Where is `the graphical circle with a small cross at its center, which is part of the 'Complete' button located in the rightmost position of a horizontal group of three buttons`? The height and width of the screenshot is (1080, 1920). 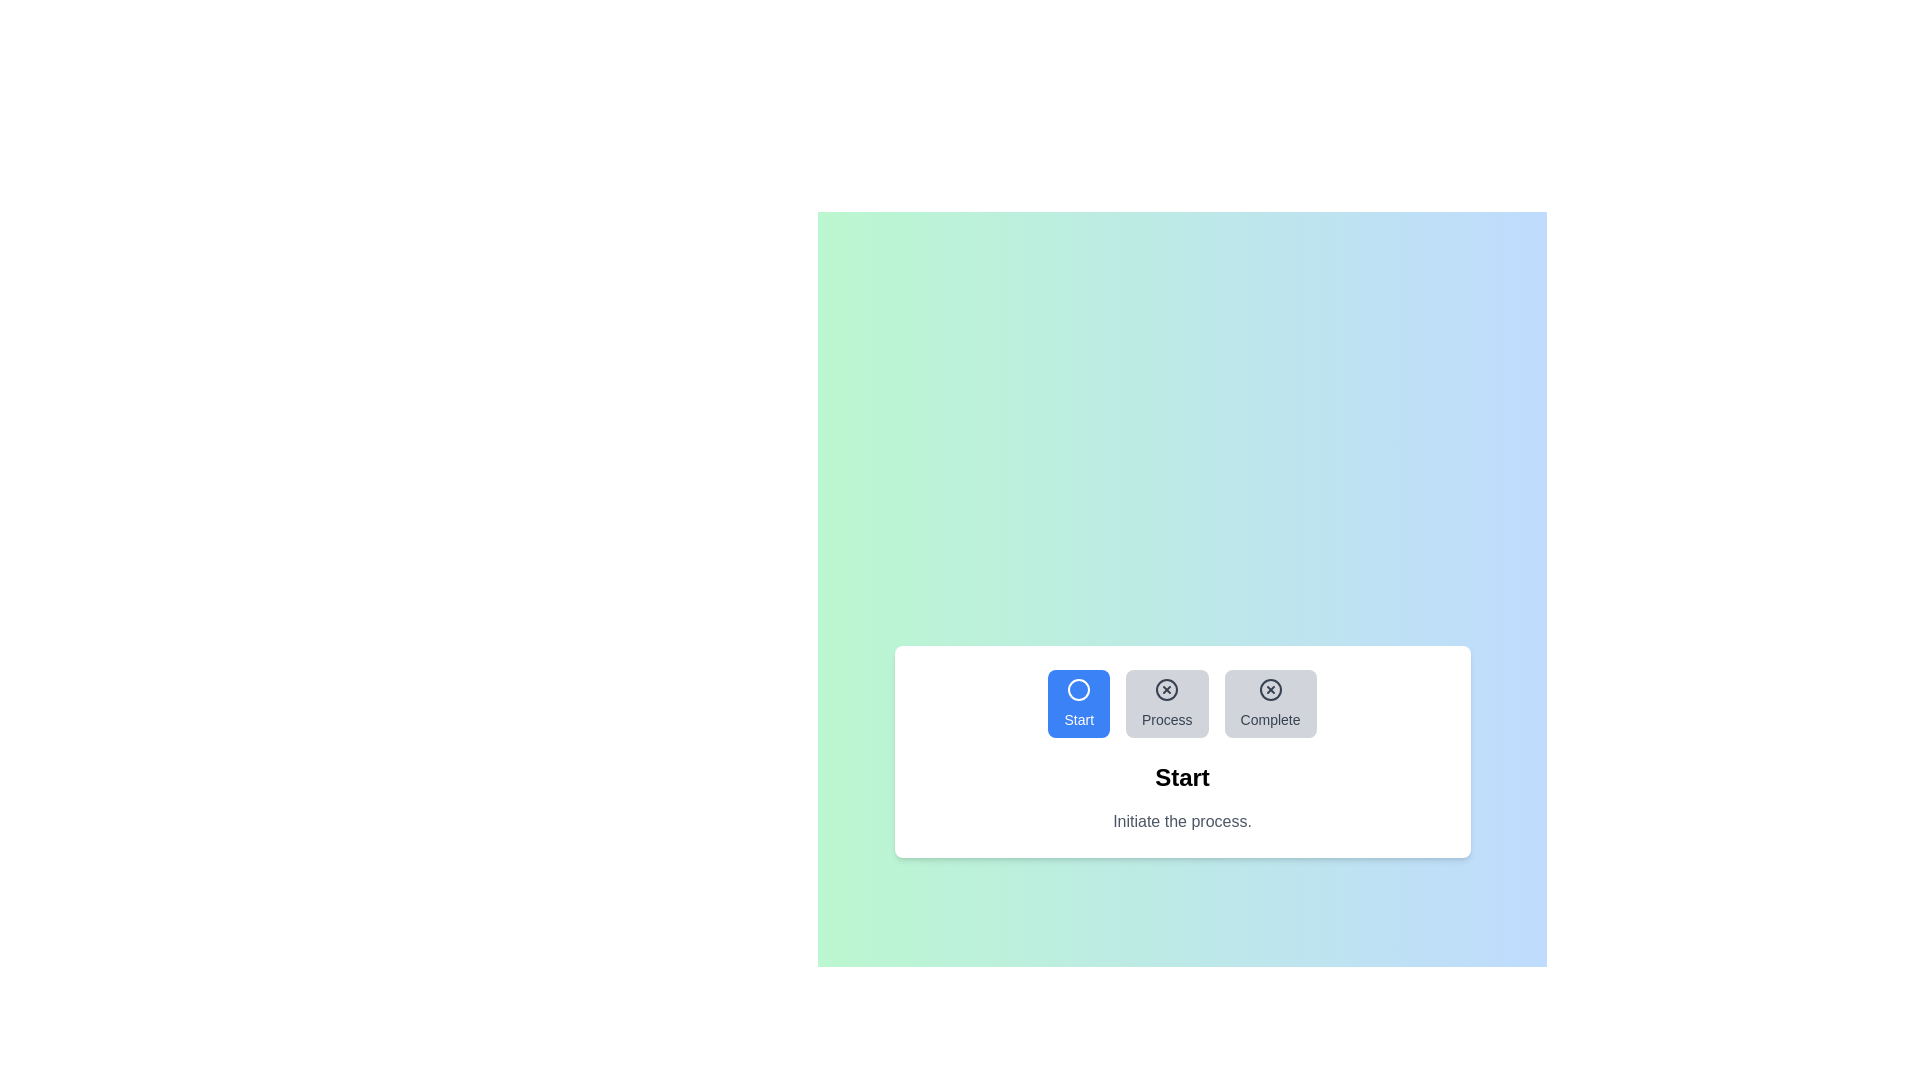
the graphical circle with a small cross at its center, which is part of the 'Complete' button located in the rightmost position of a horizontal group of three buttons is located at coordinates (1269, 689).